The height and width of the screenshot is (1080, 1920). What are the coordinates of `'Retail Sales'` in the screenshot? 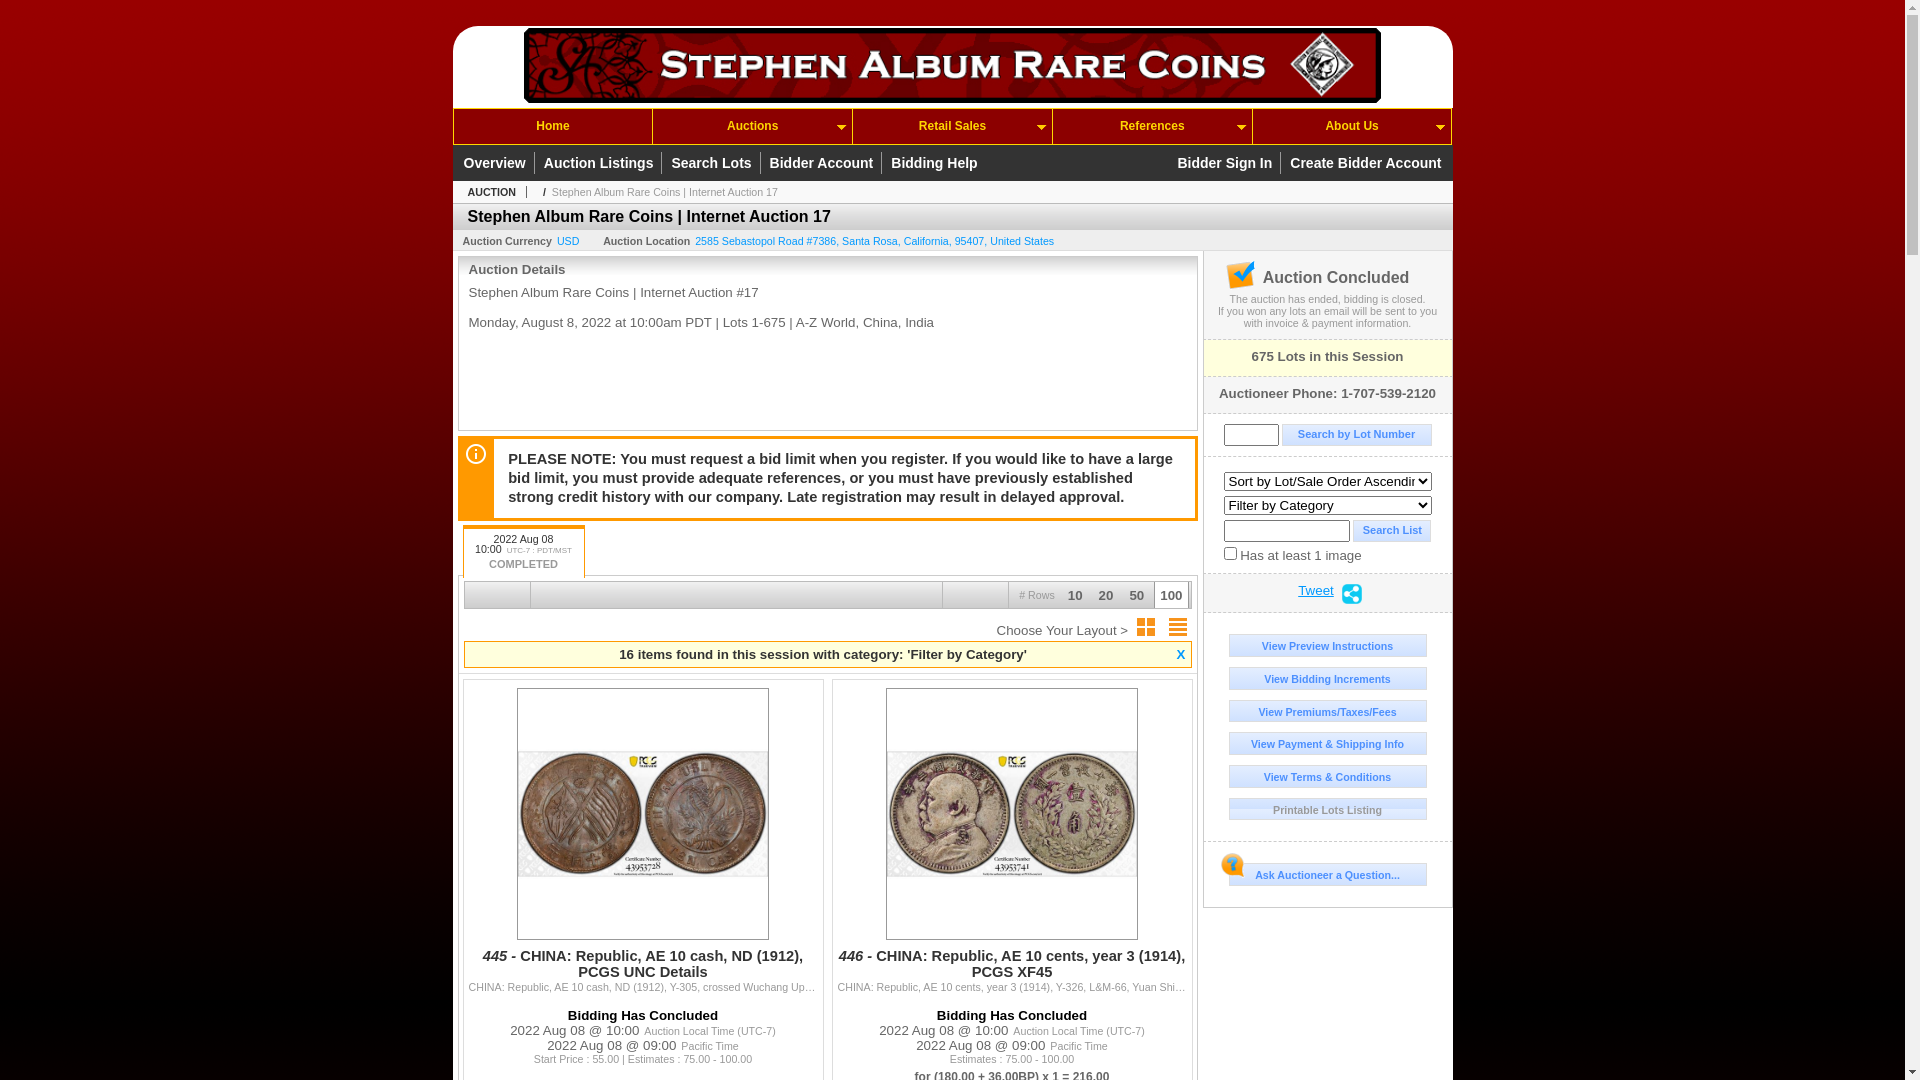 It's located at (951, 126).